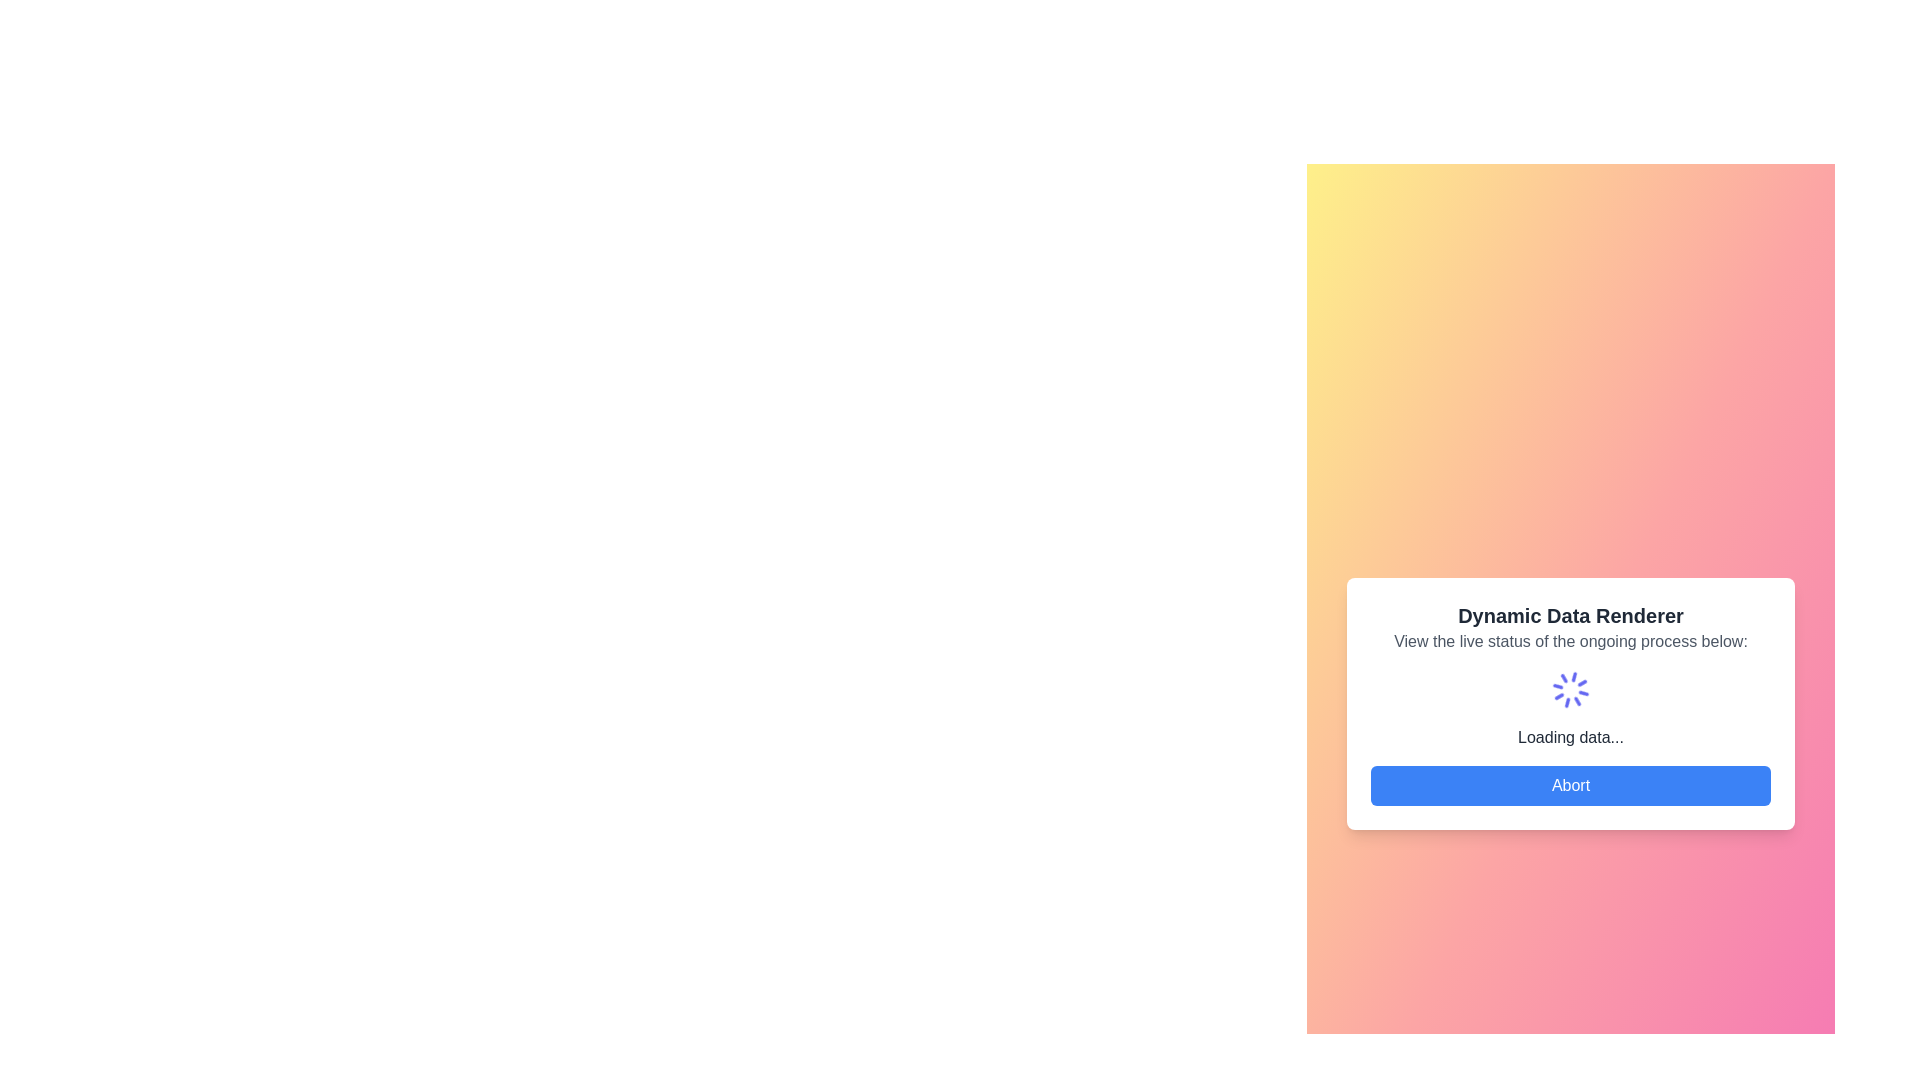 This screenshot has width=1920, height=1080. Describe the element at coordinates (1569, 615) in the screenshot. I see `text 'Dynamic Data Renderer' from the prominently displayed header at the top of the content card` at that location.